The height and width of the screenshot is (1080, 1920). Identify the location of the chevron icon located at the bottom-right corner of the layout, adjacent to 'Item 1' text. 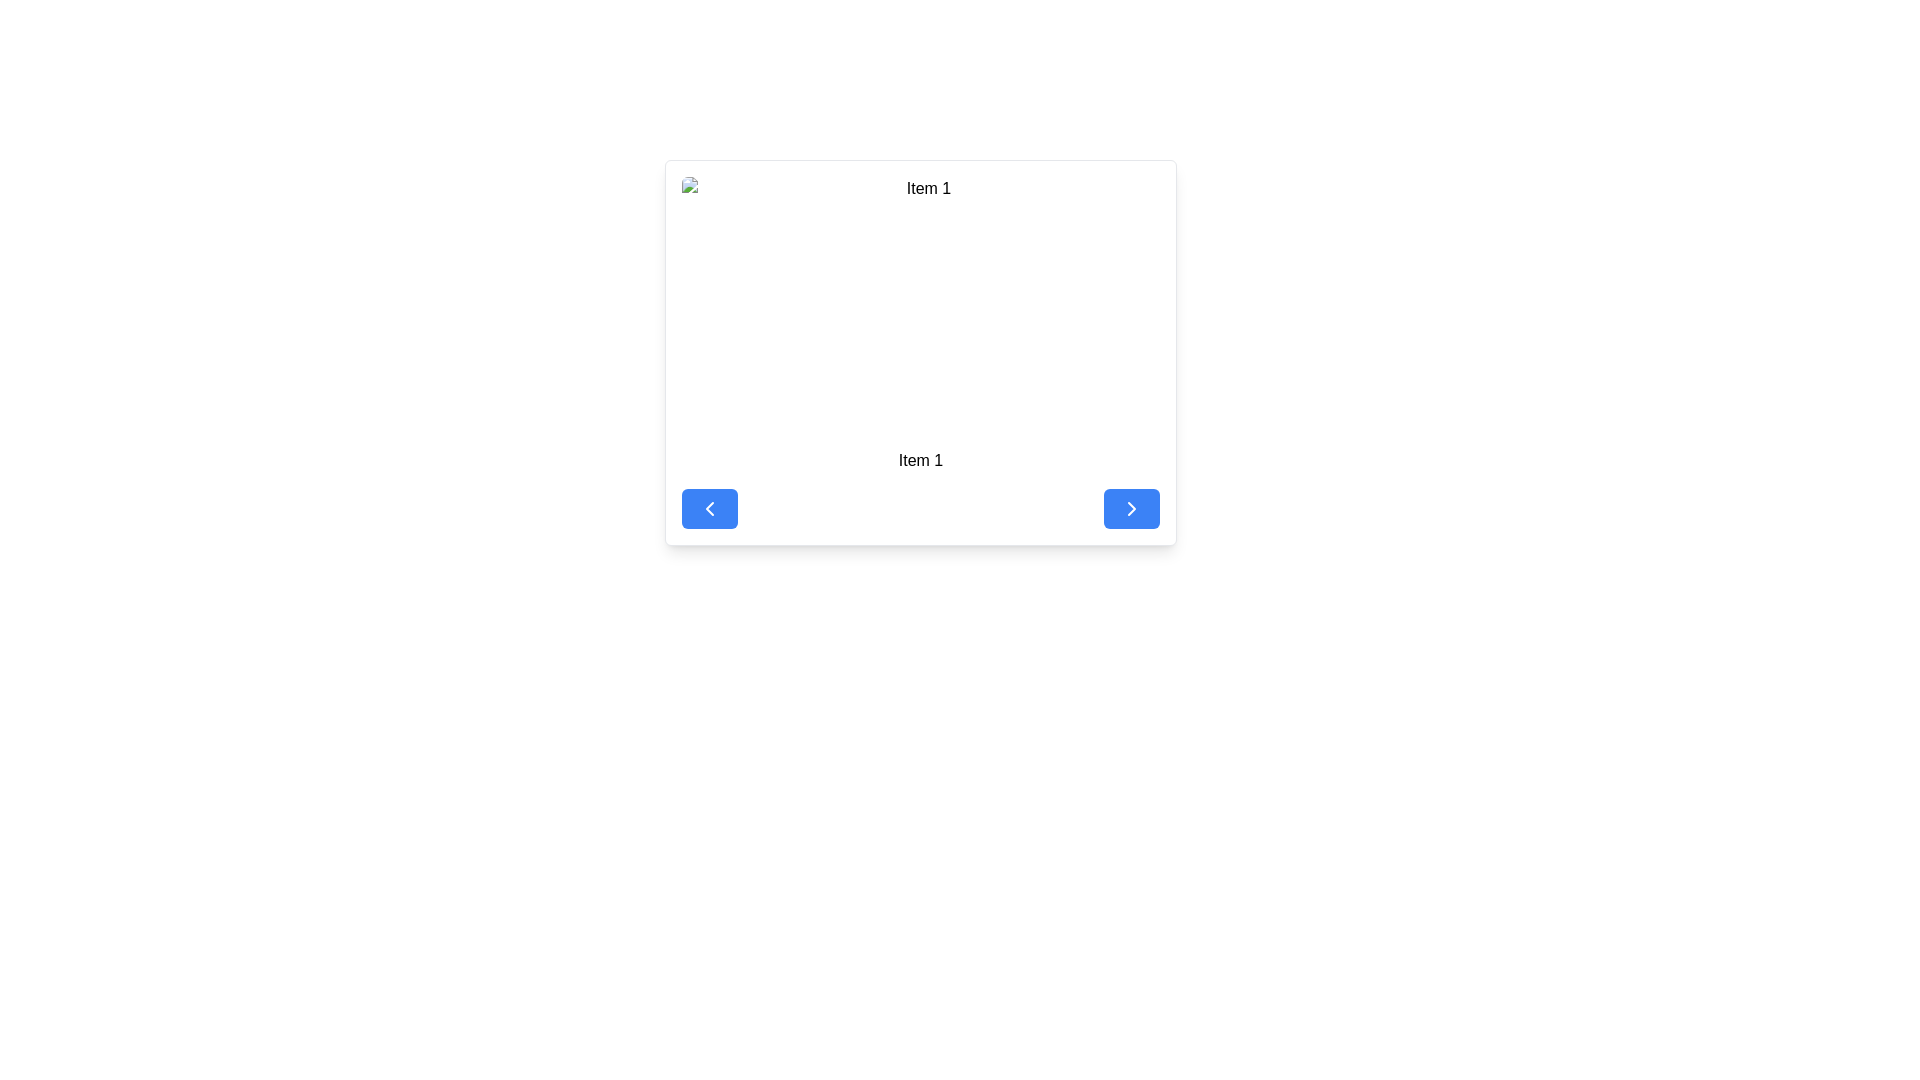
(1132, 508).